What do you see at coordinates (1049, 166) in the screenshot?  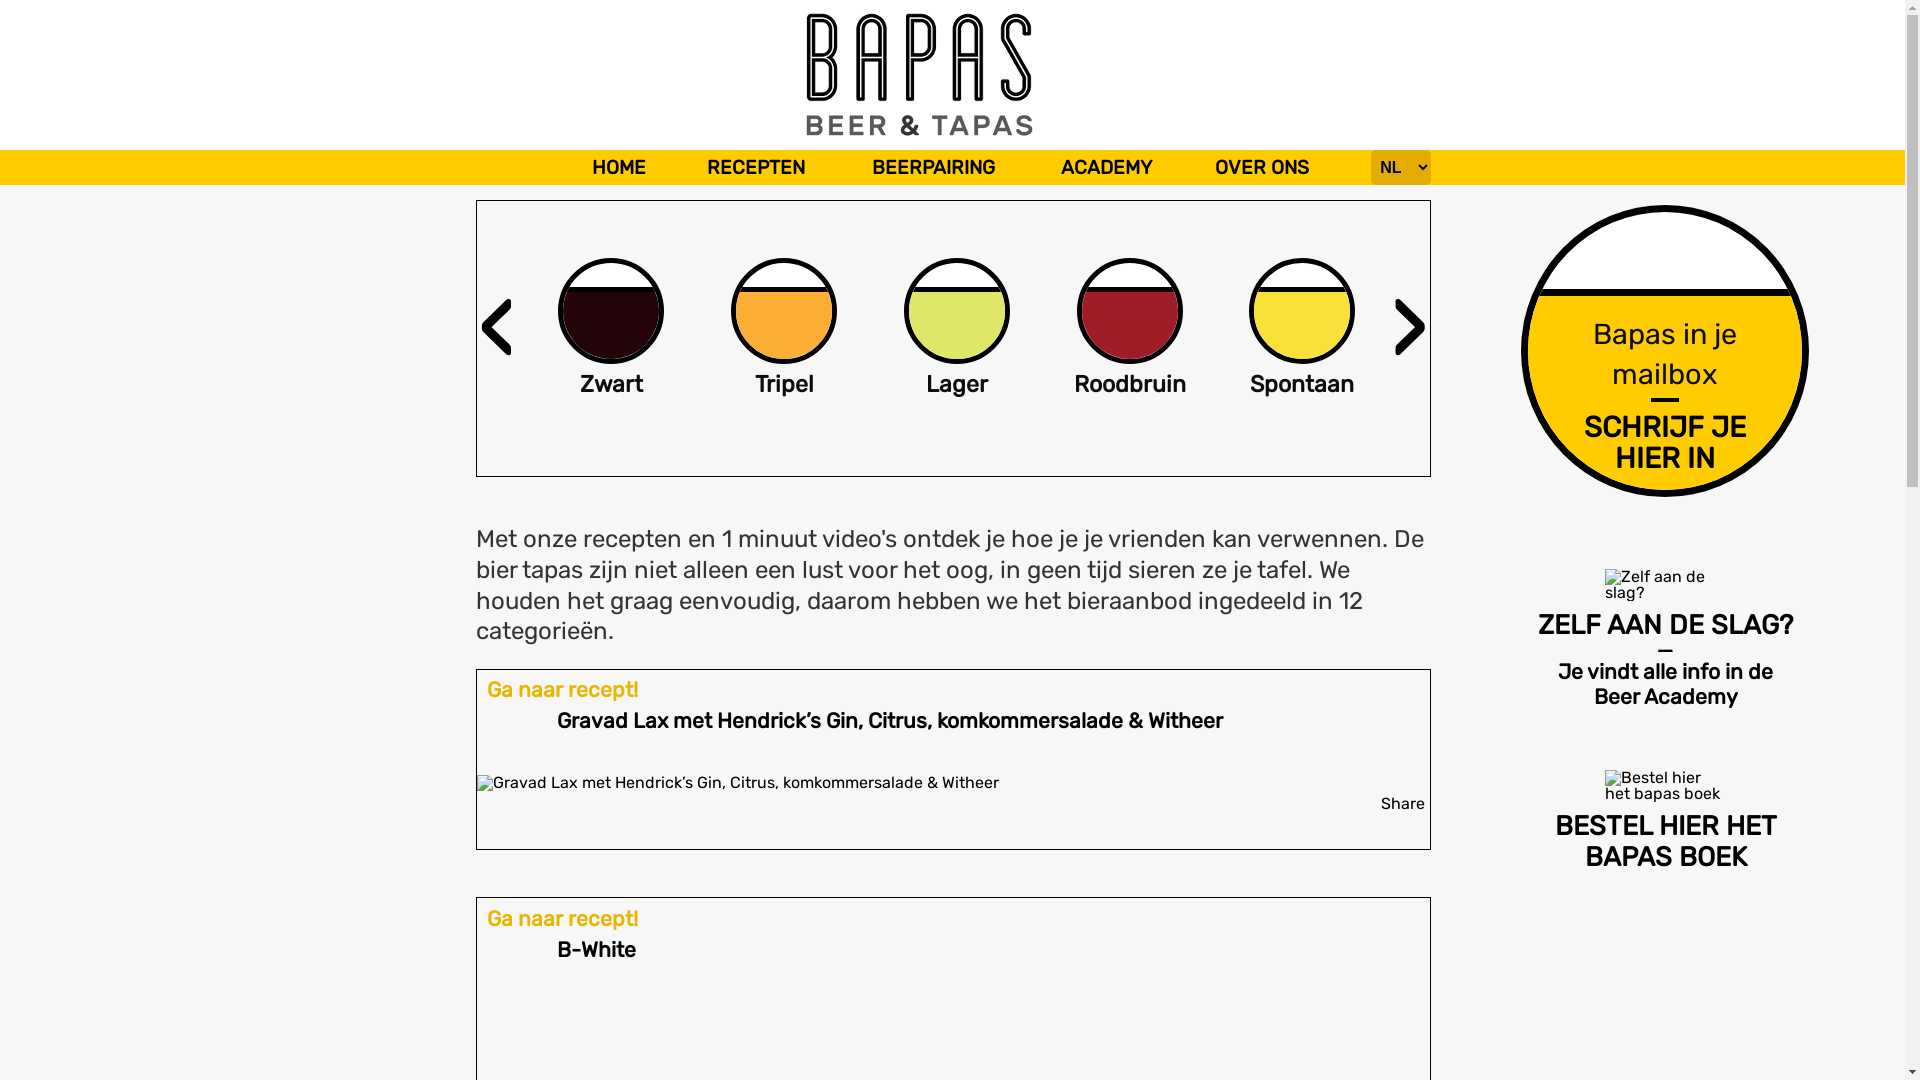 I see `'ACADEMY'` at bounding box center [1049, 166].